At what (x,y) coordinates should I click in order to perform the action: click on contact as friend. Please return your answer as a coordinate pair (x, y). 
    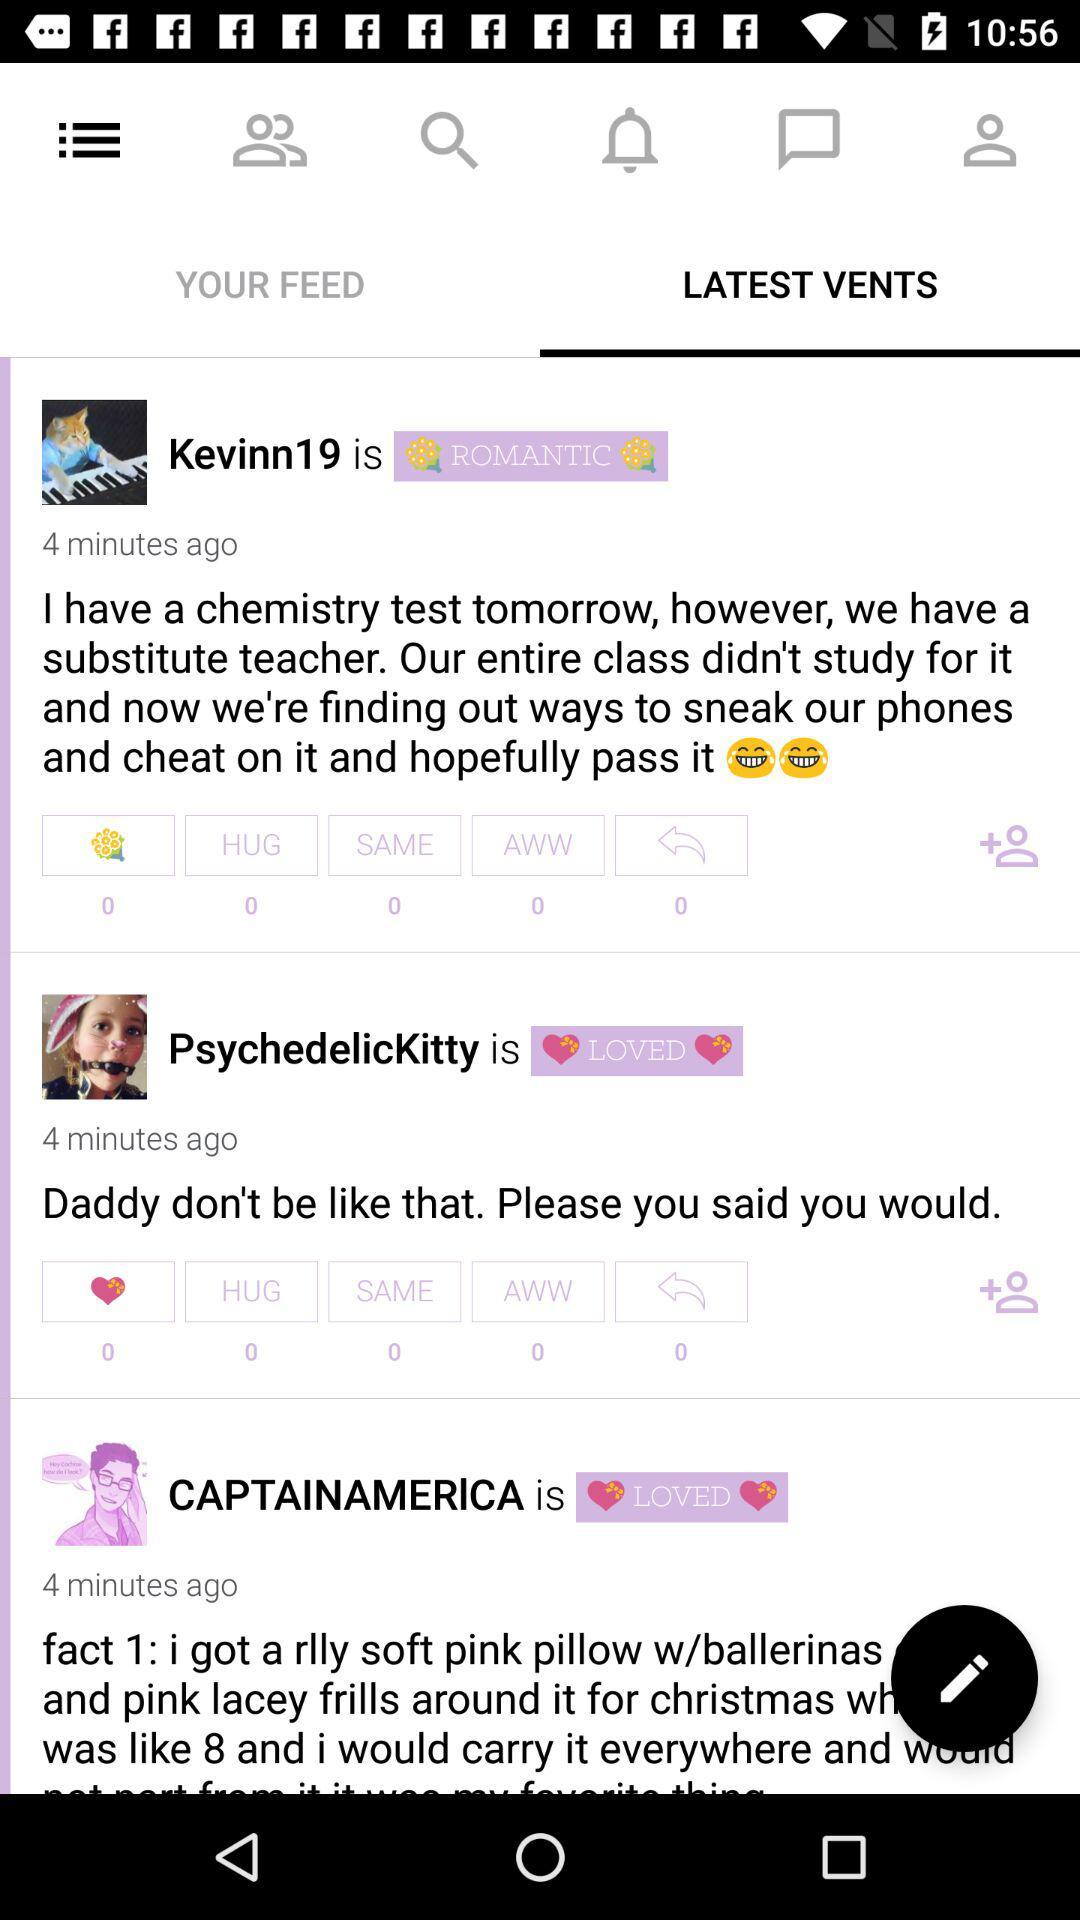
    Looking at the image, I should click on (1009, 1291).